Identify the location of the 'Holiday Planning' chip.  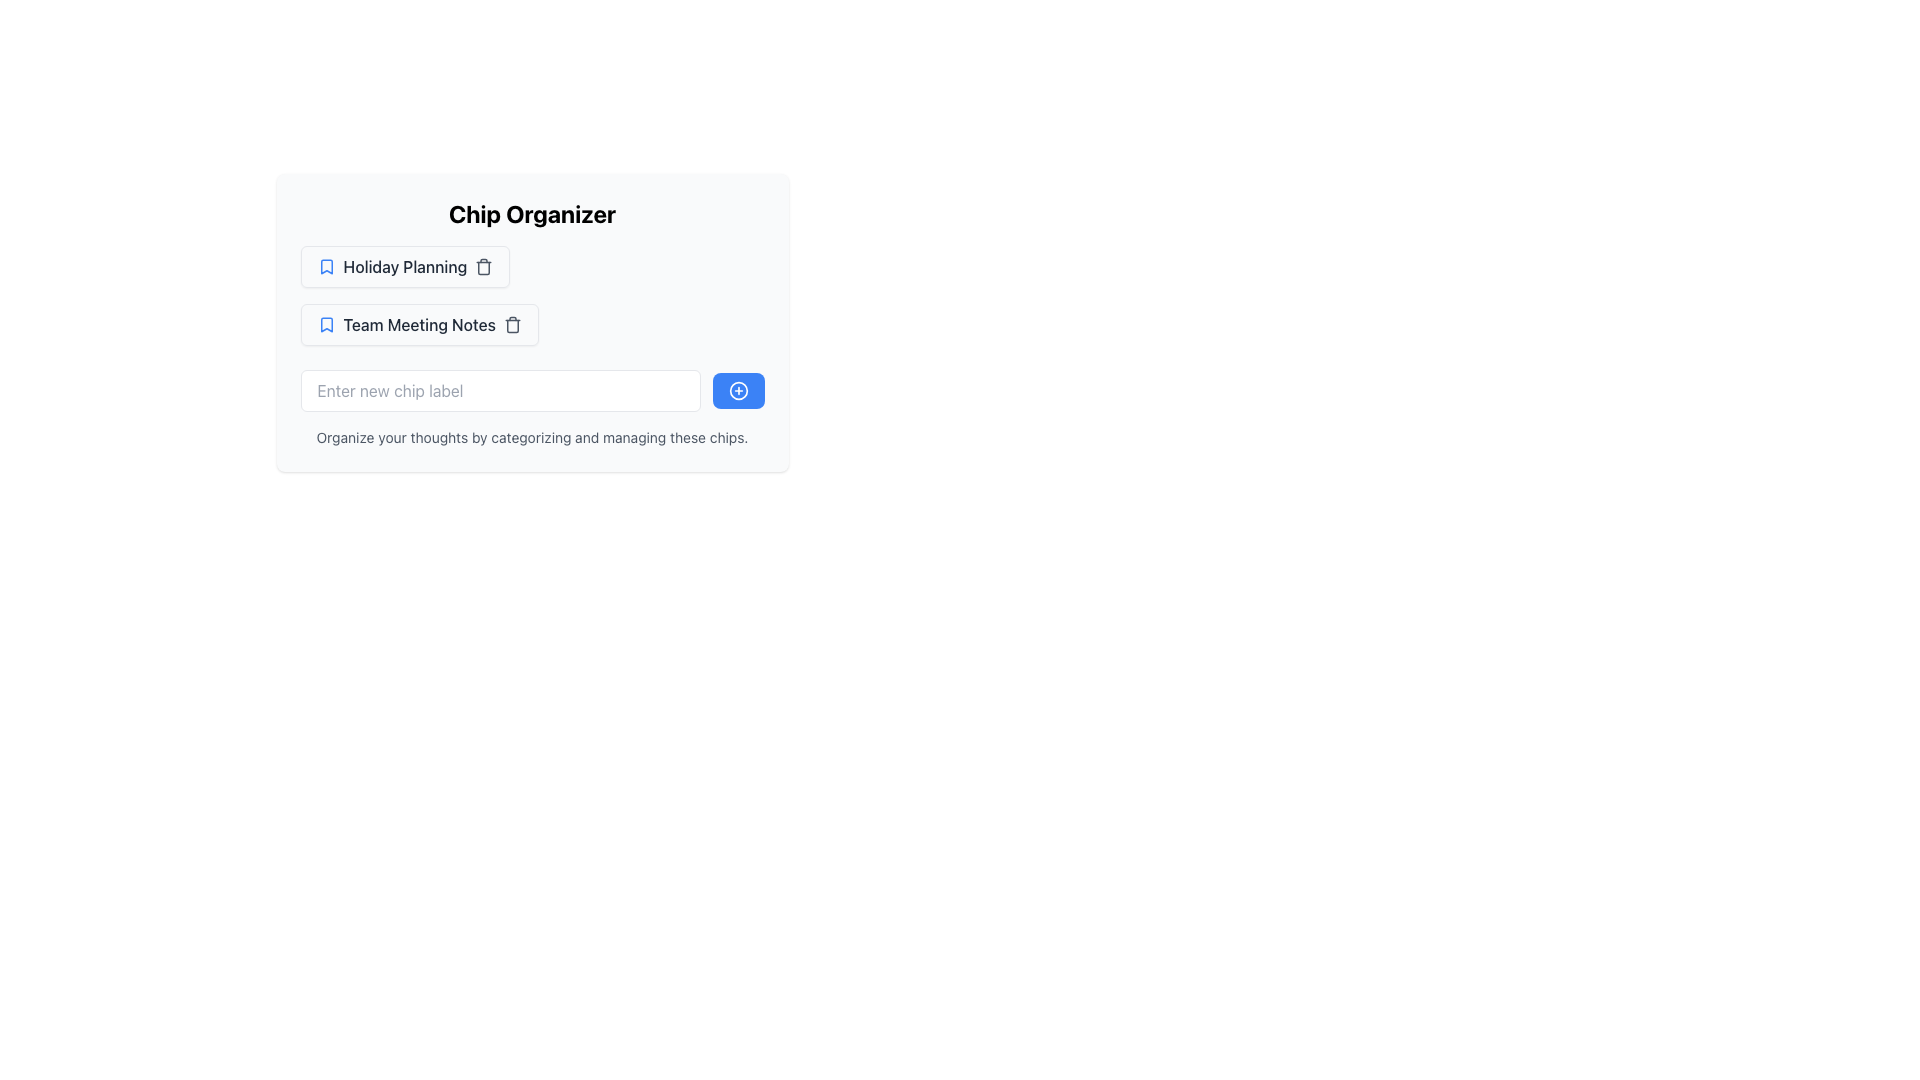
(404, 265).